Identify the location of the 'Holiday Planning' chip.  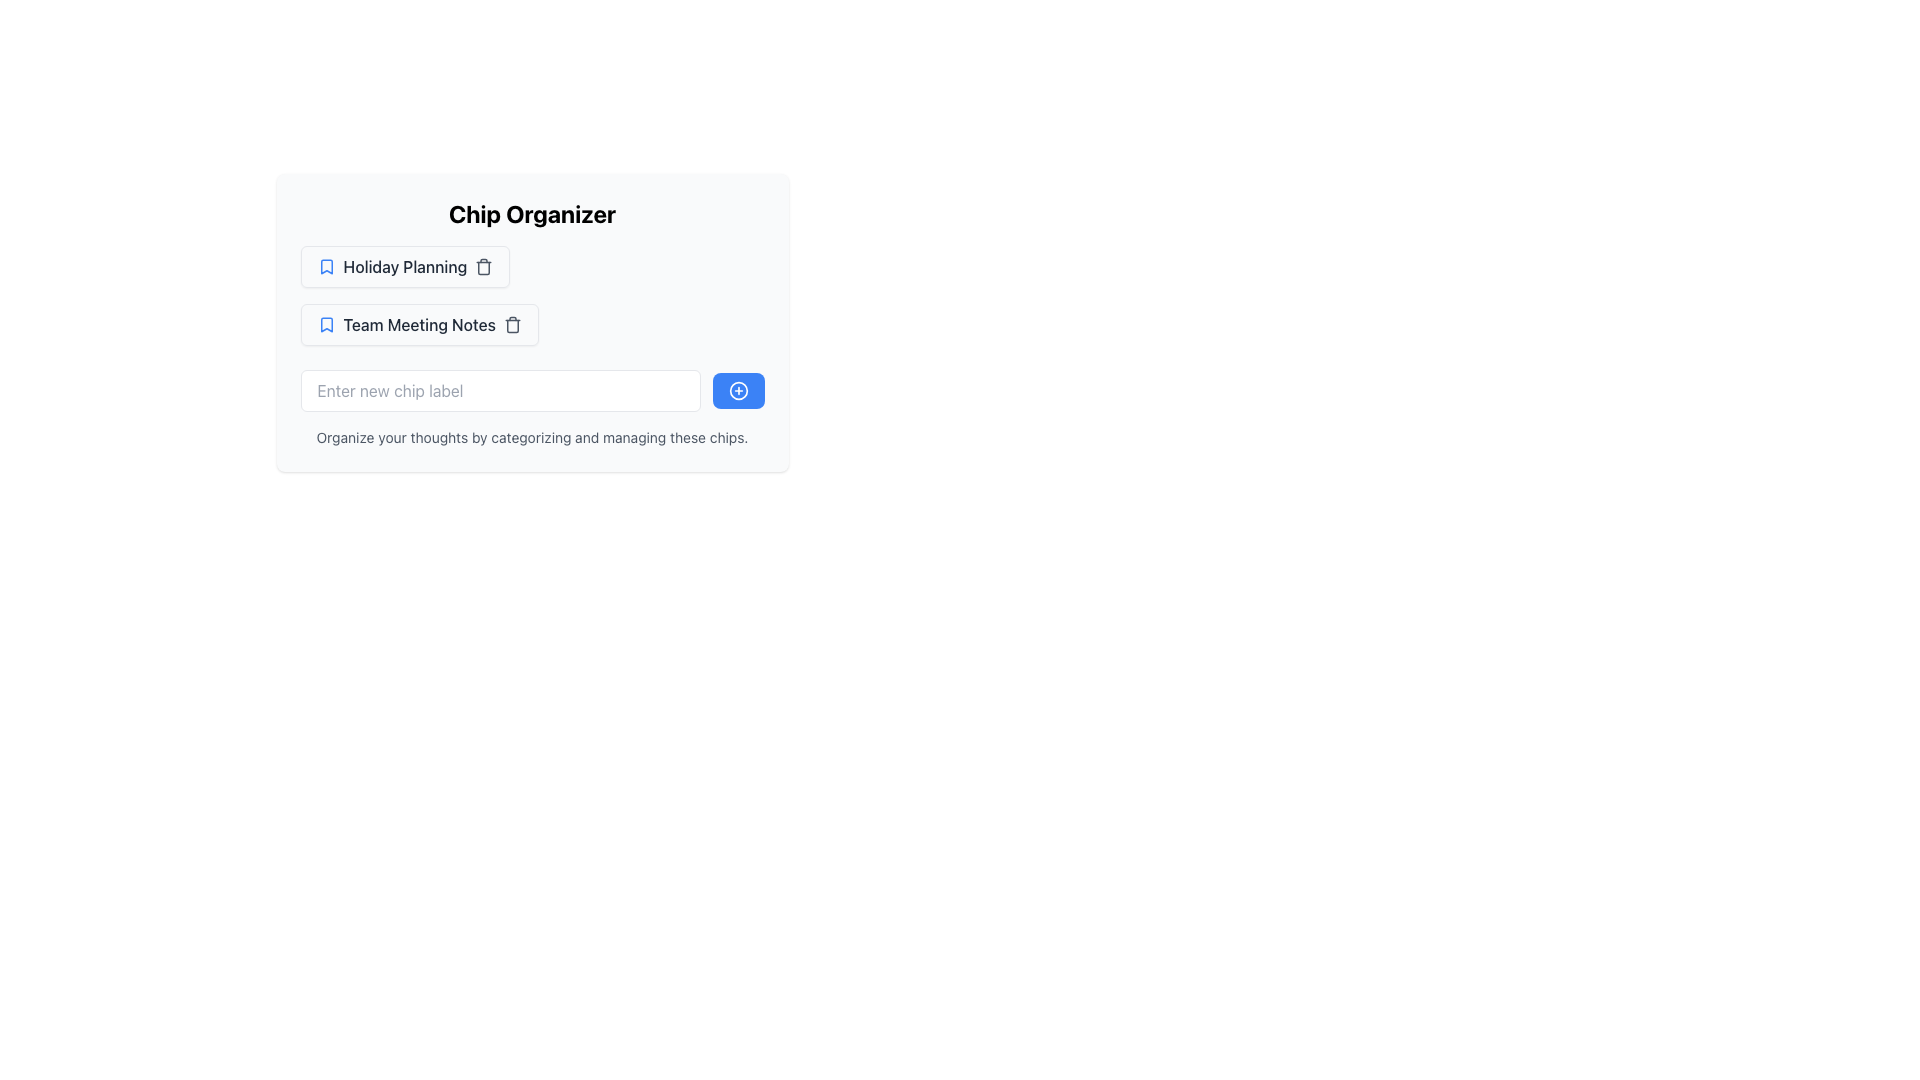
(404, 265).